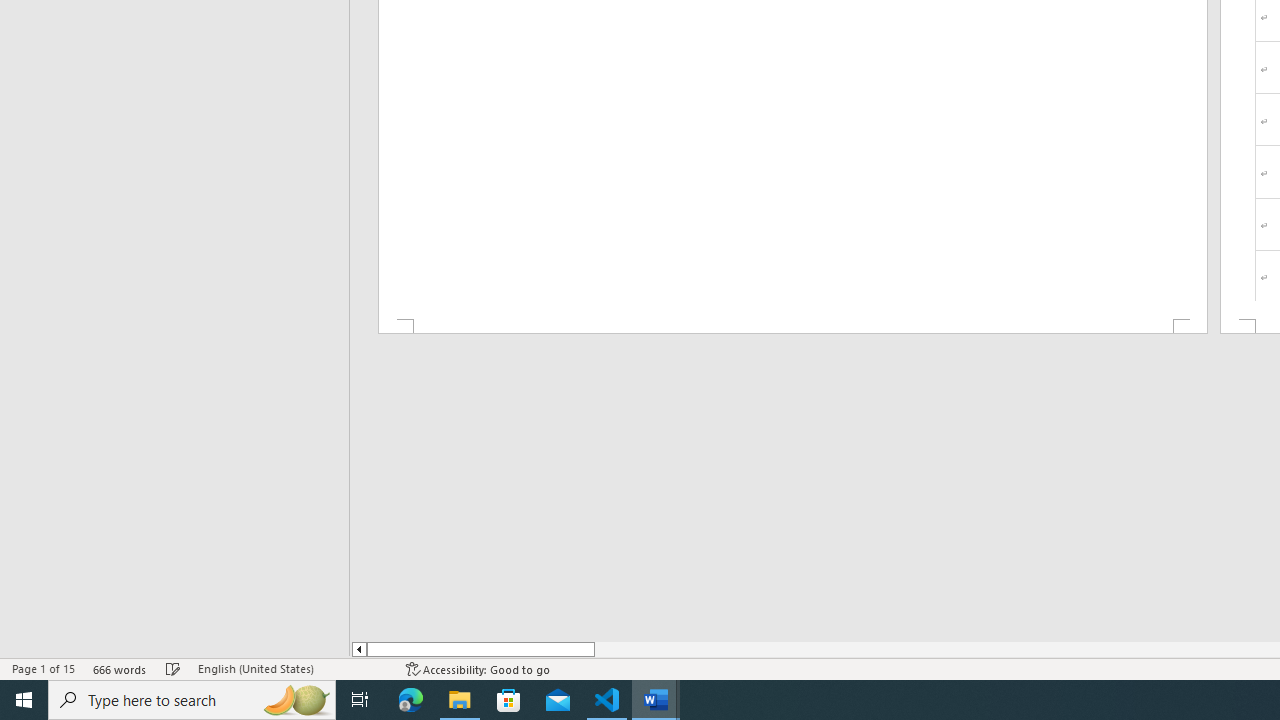  I want to click on 'Accessibility Checker Accessibility: Good to go', so click(477, 669).